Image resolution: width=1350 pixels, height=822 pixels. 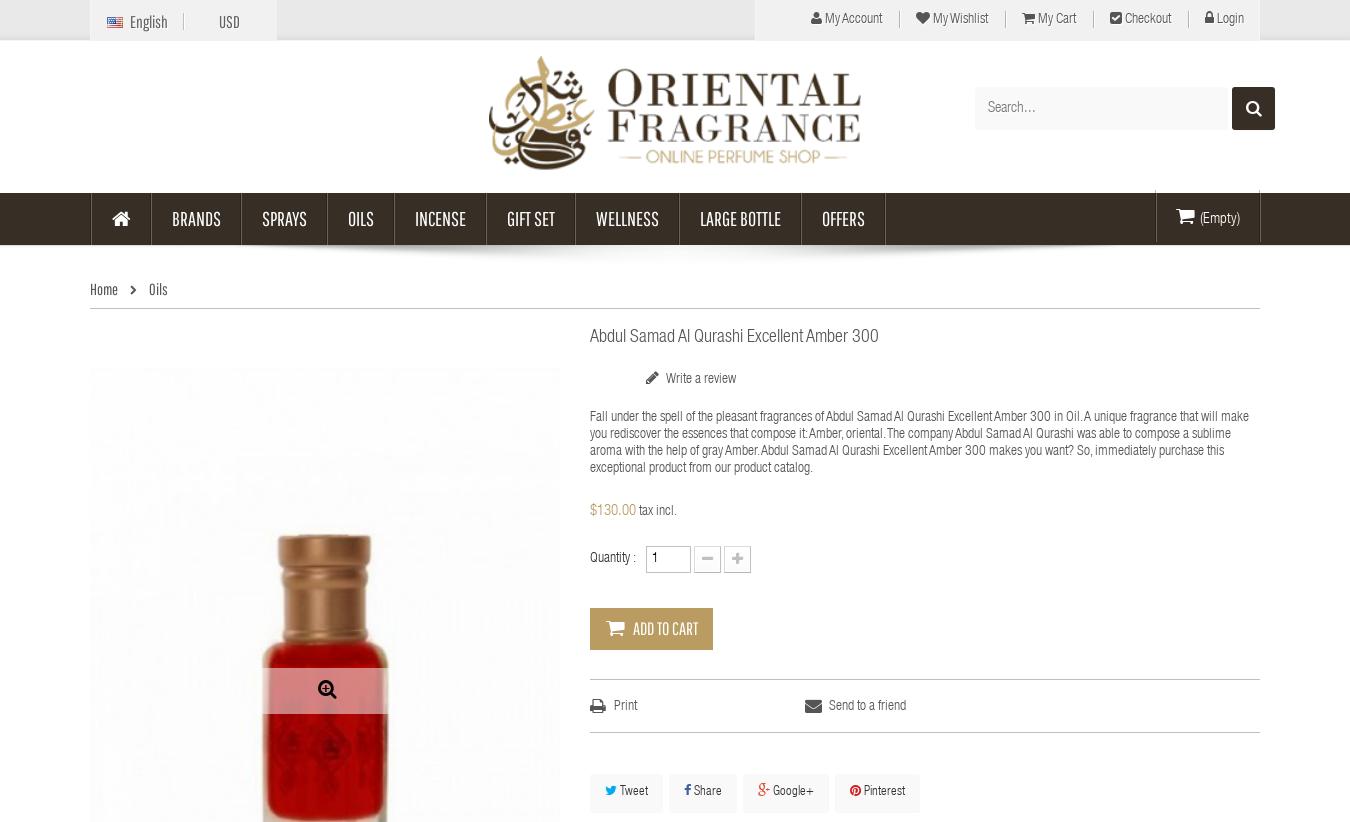 I want to click on 'Sprays', so click(x=283, y=217).